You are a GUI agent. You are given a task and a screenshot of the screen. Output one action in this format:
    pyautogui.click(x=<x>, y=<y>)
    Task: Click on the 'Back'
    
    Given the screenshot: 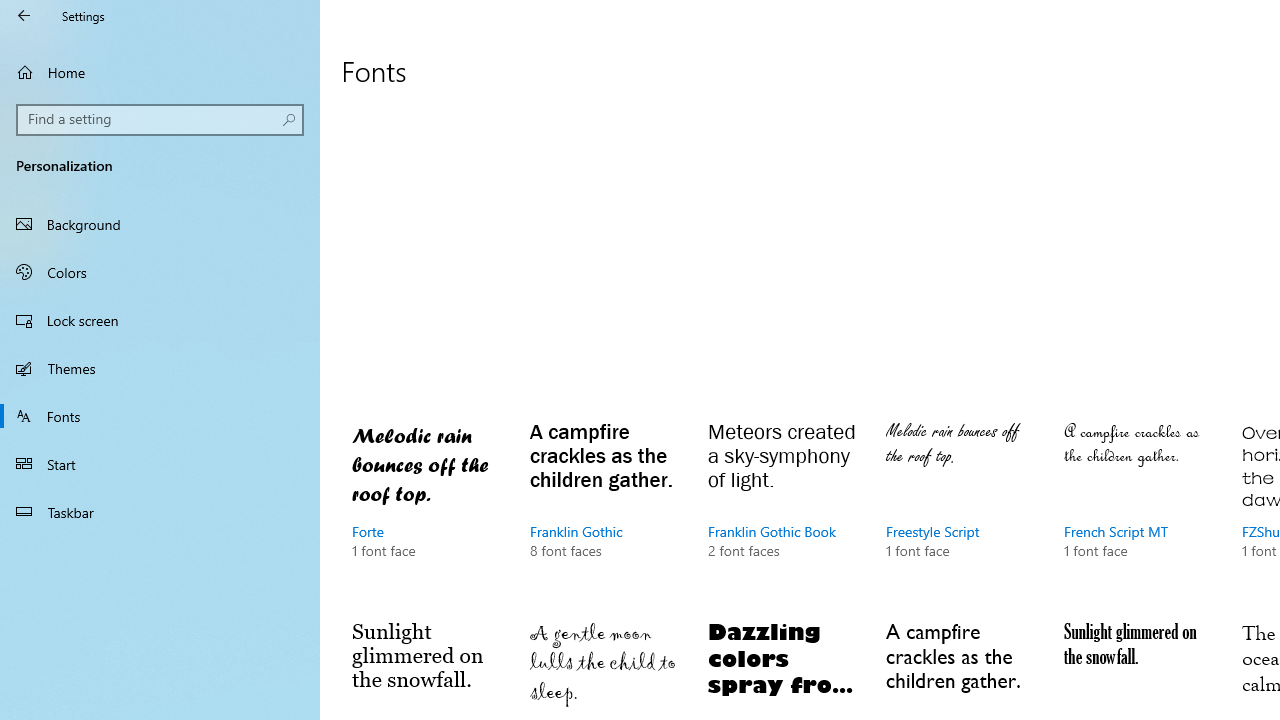 What is the action you would take?
    pyautogui.click(x=24, y=15)
    